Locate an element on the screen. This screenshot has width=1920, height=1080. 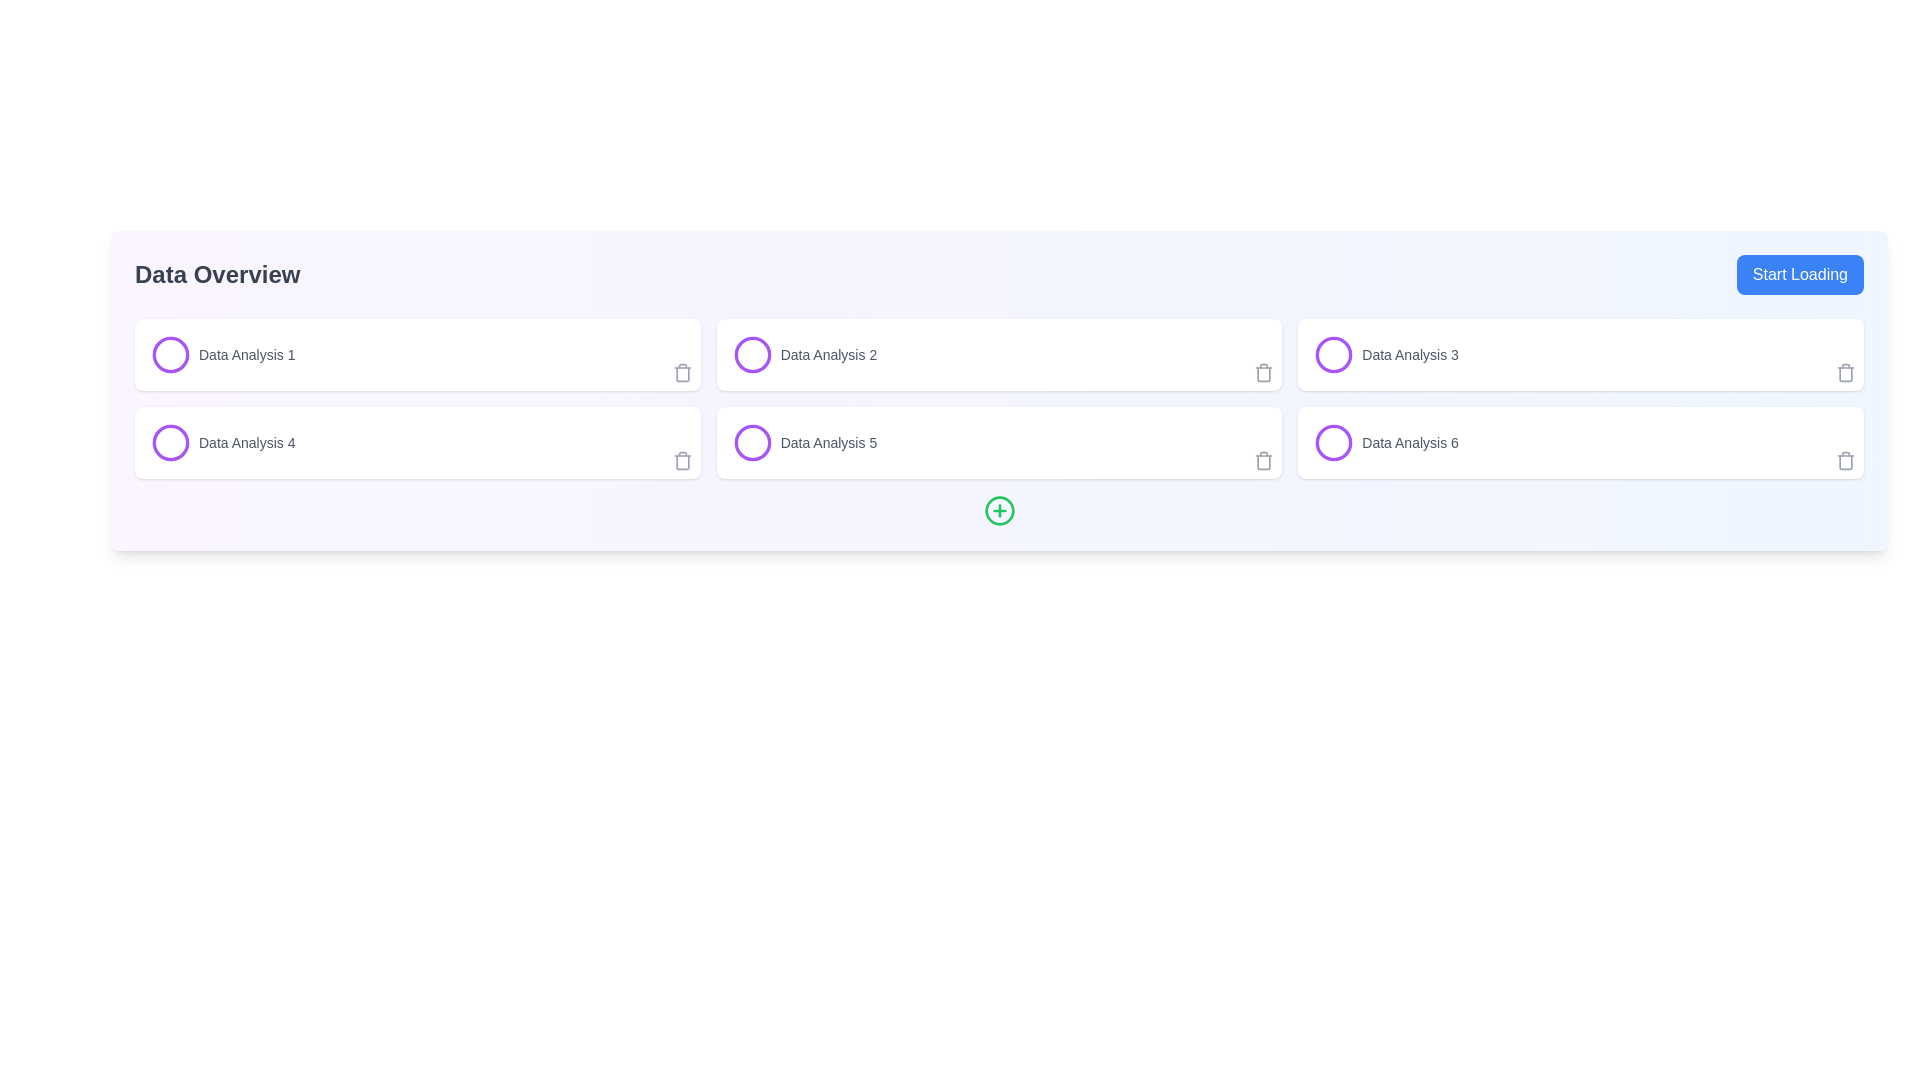
the circular visual indicator for the 'Data Analysis 2' entry is located at coordinates (751, 353).